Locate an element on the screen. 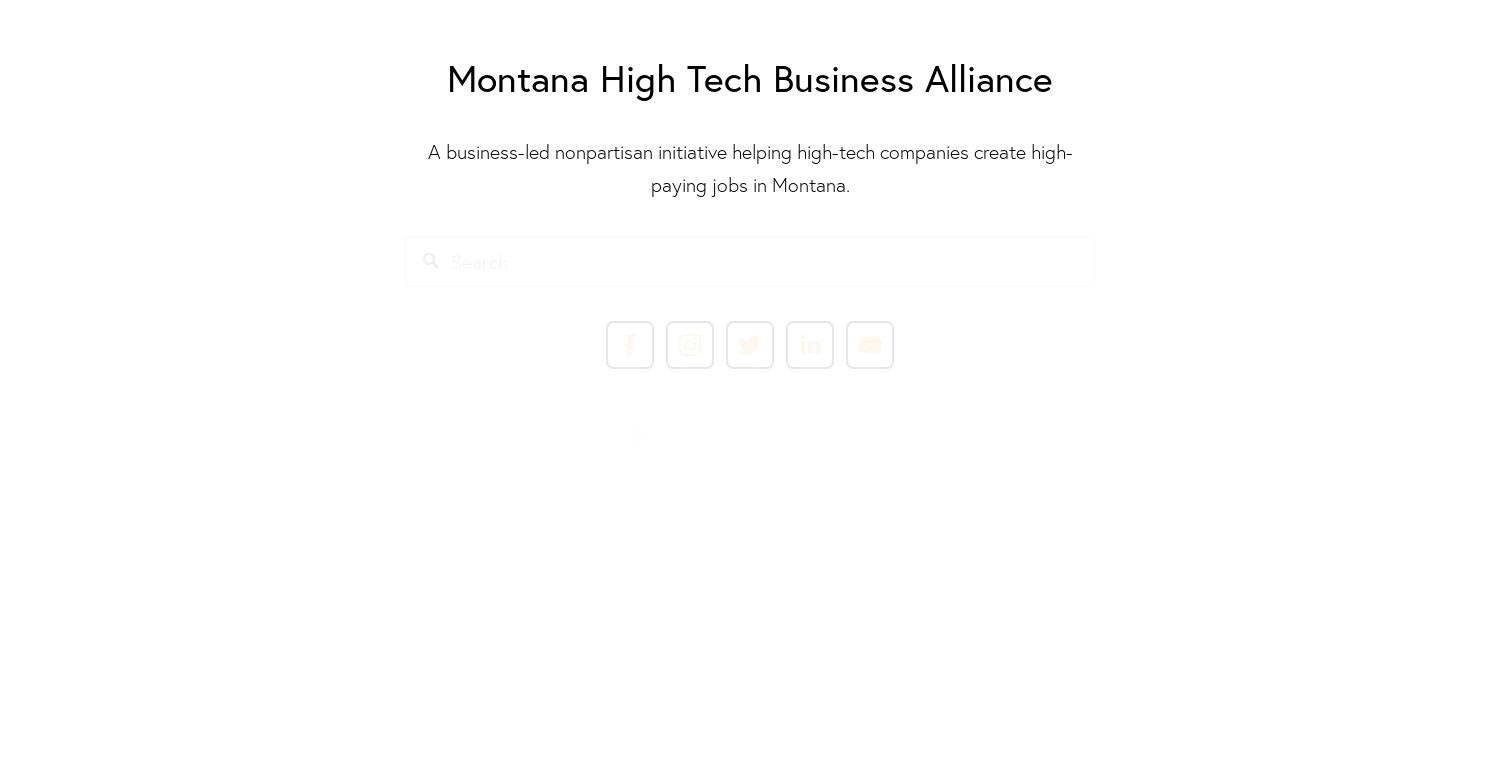 This screenshot has height=775, width=1500. 'A business-led nonpartisan initiative helping high-tech companies create high-paying jobs in Montana.' is located at coordinates (748, 167).